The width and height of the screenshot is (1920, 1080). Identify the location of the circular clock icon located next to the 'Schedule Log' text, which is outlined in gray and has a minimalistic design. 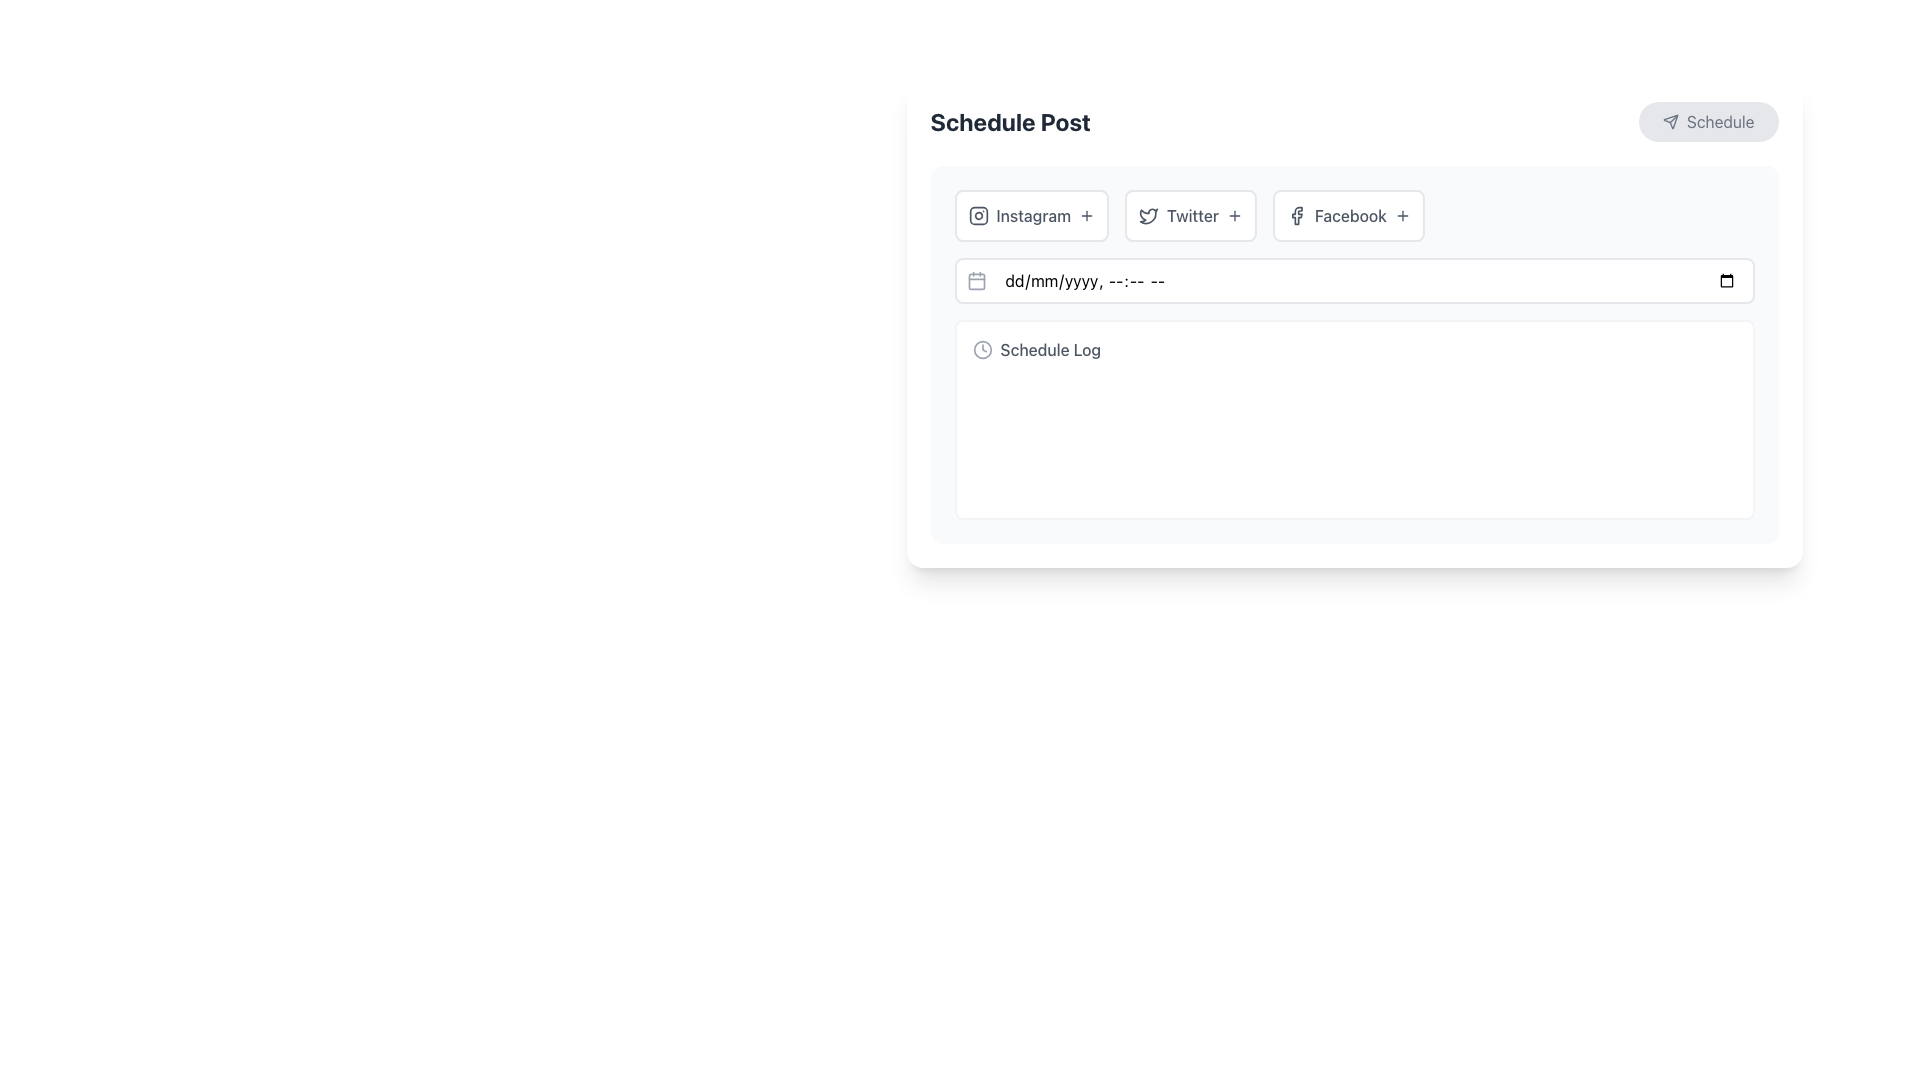
(982, 349).